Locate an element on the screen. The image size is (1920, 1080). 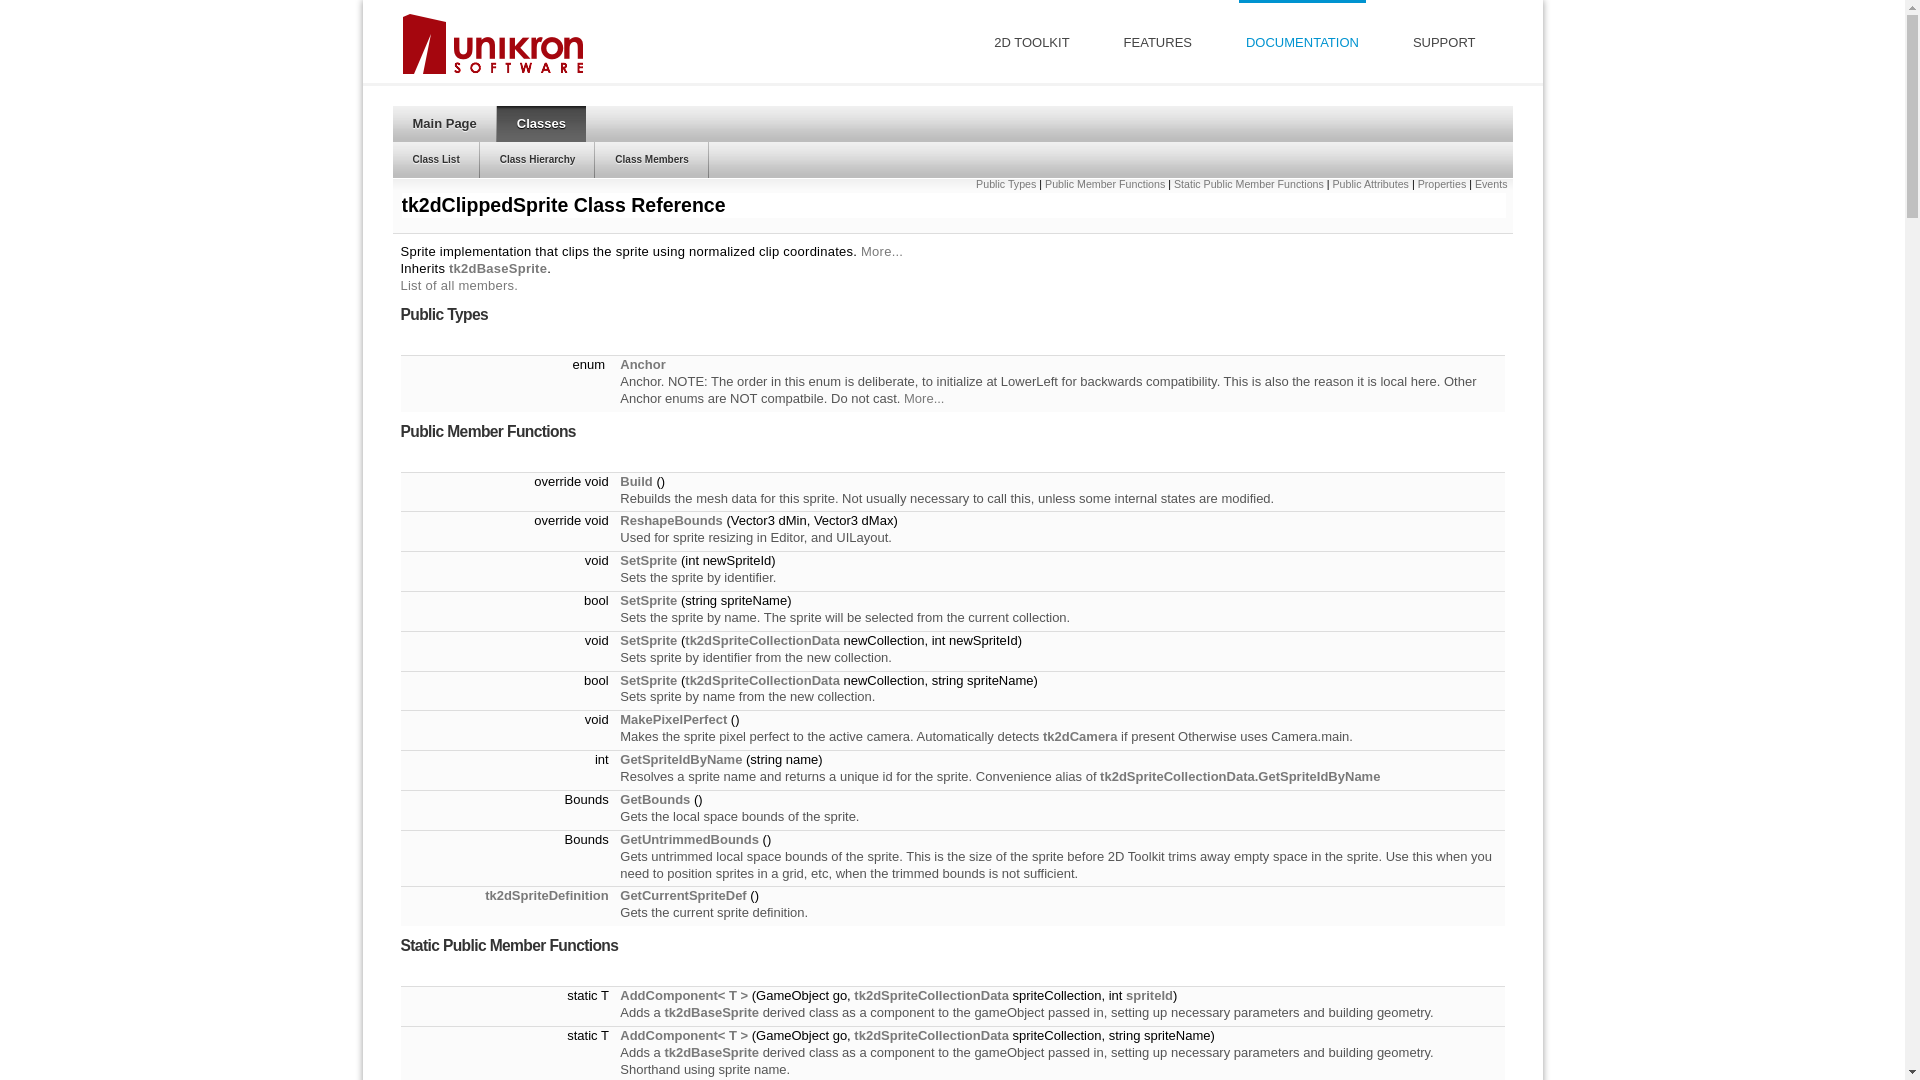
'FEATURES' is located at coordinates (1157, 41).